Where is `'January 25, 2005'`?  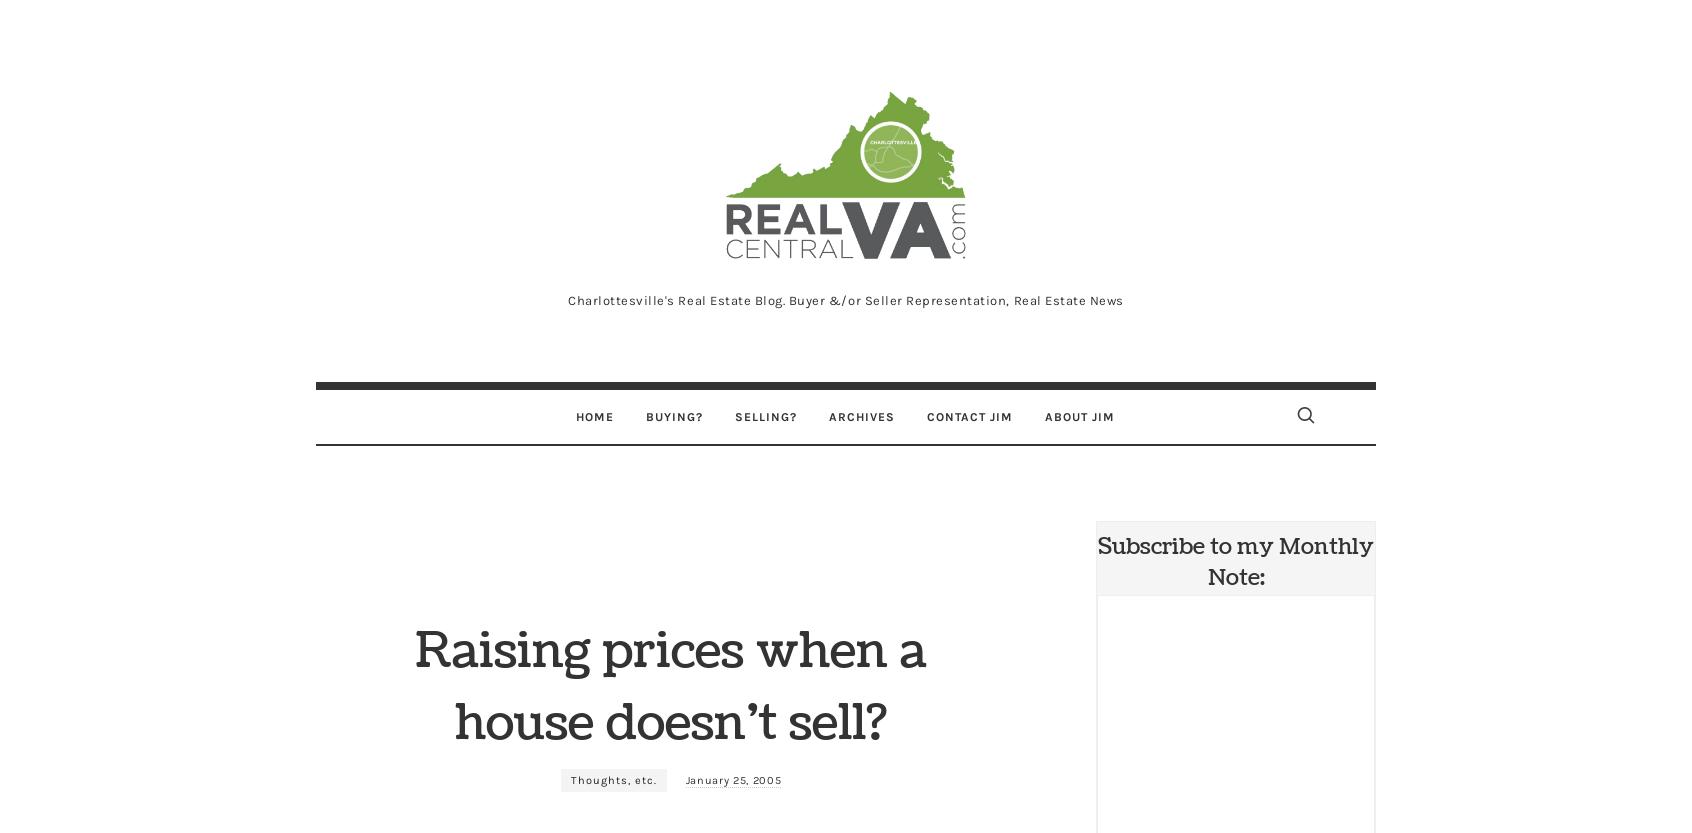
'January 25, 2005' is located at coordinates (731, 779).